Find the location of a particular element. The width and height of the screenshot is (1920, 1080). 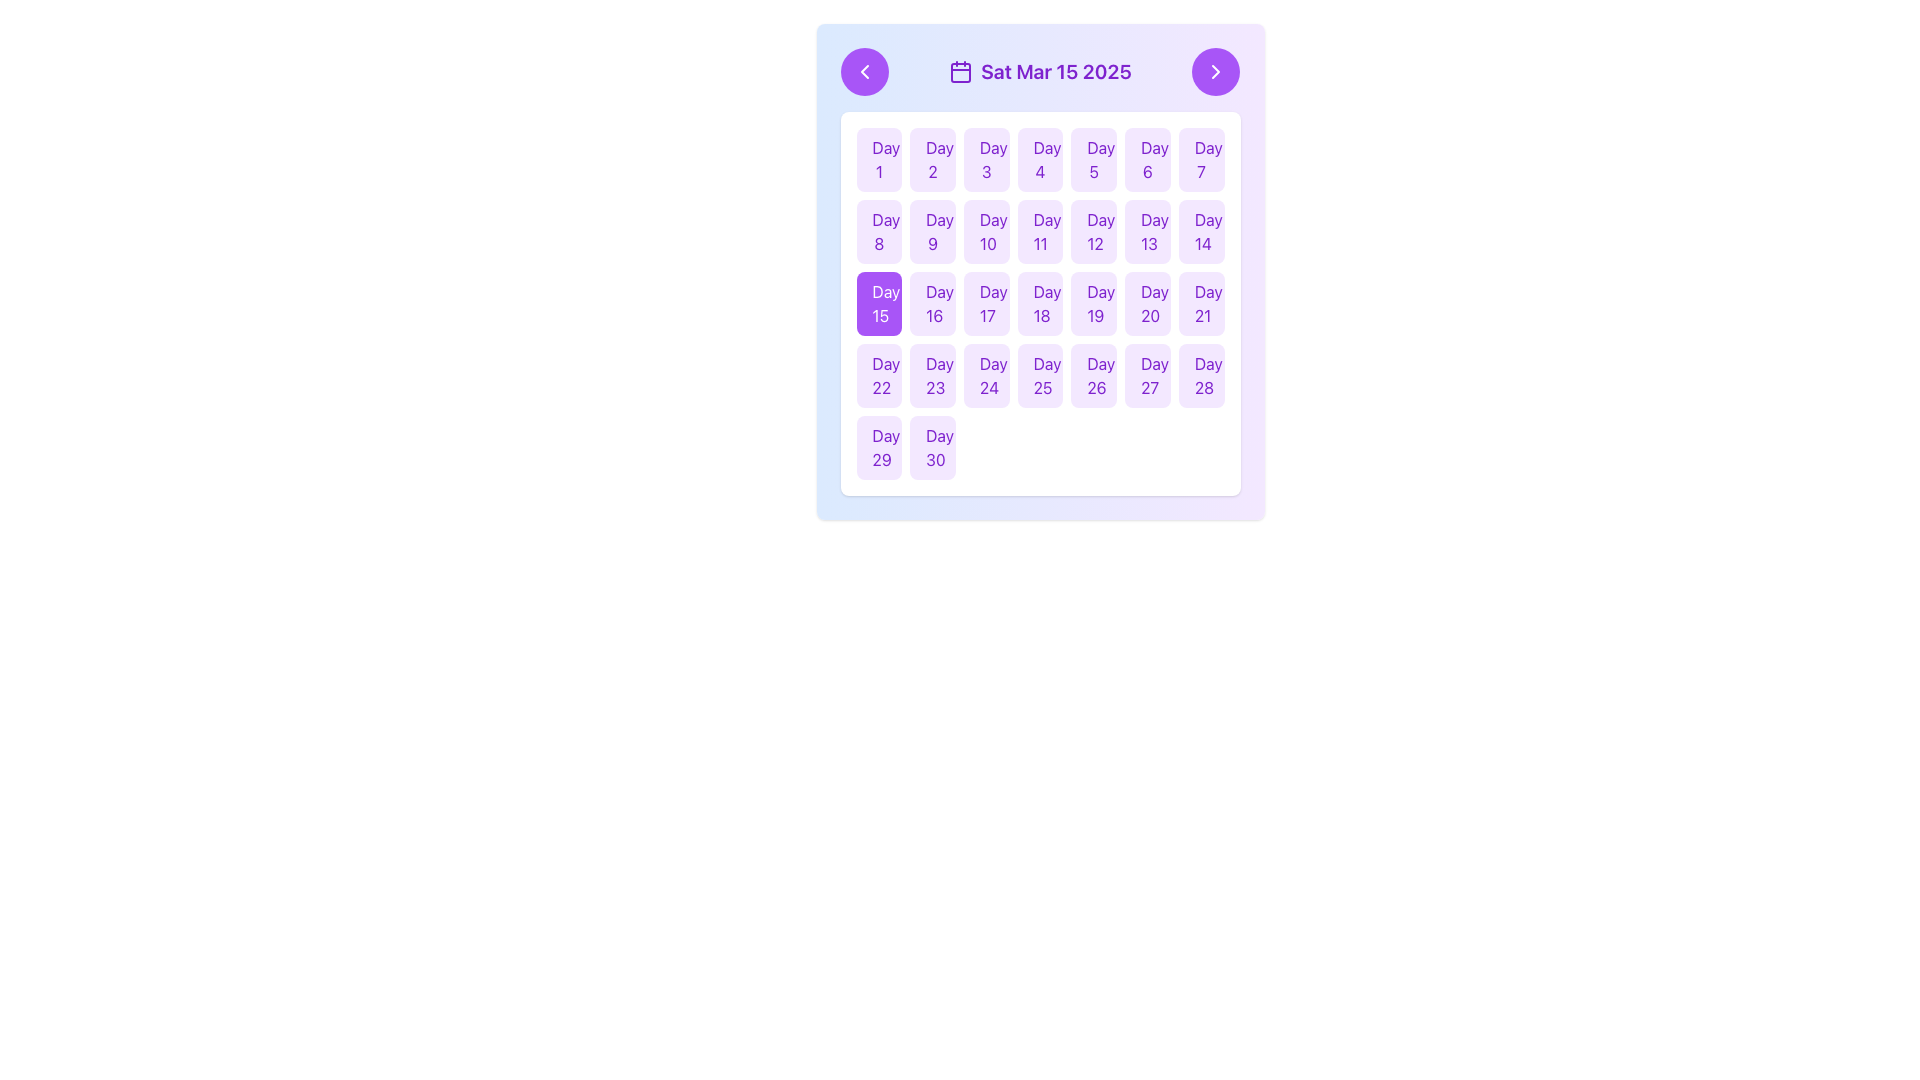

the button labeled 'Day 26', which is a standard button with a light purple background and darker purple text, located in the calendar grid as the 5th button in the 4th row is located at coordinates (1093, 375).